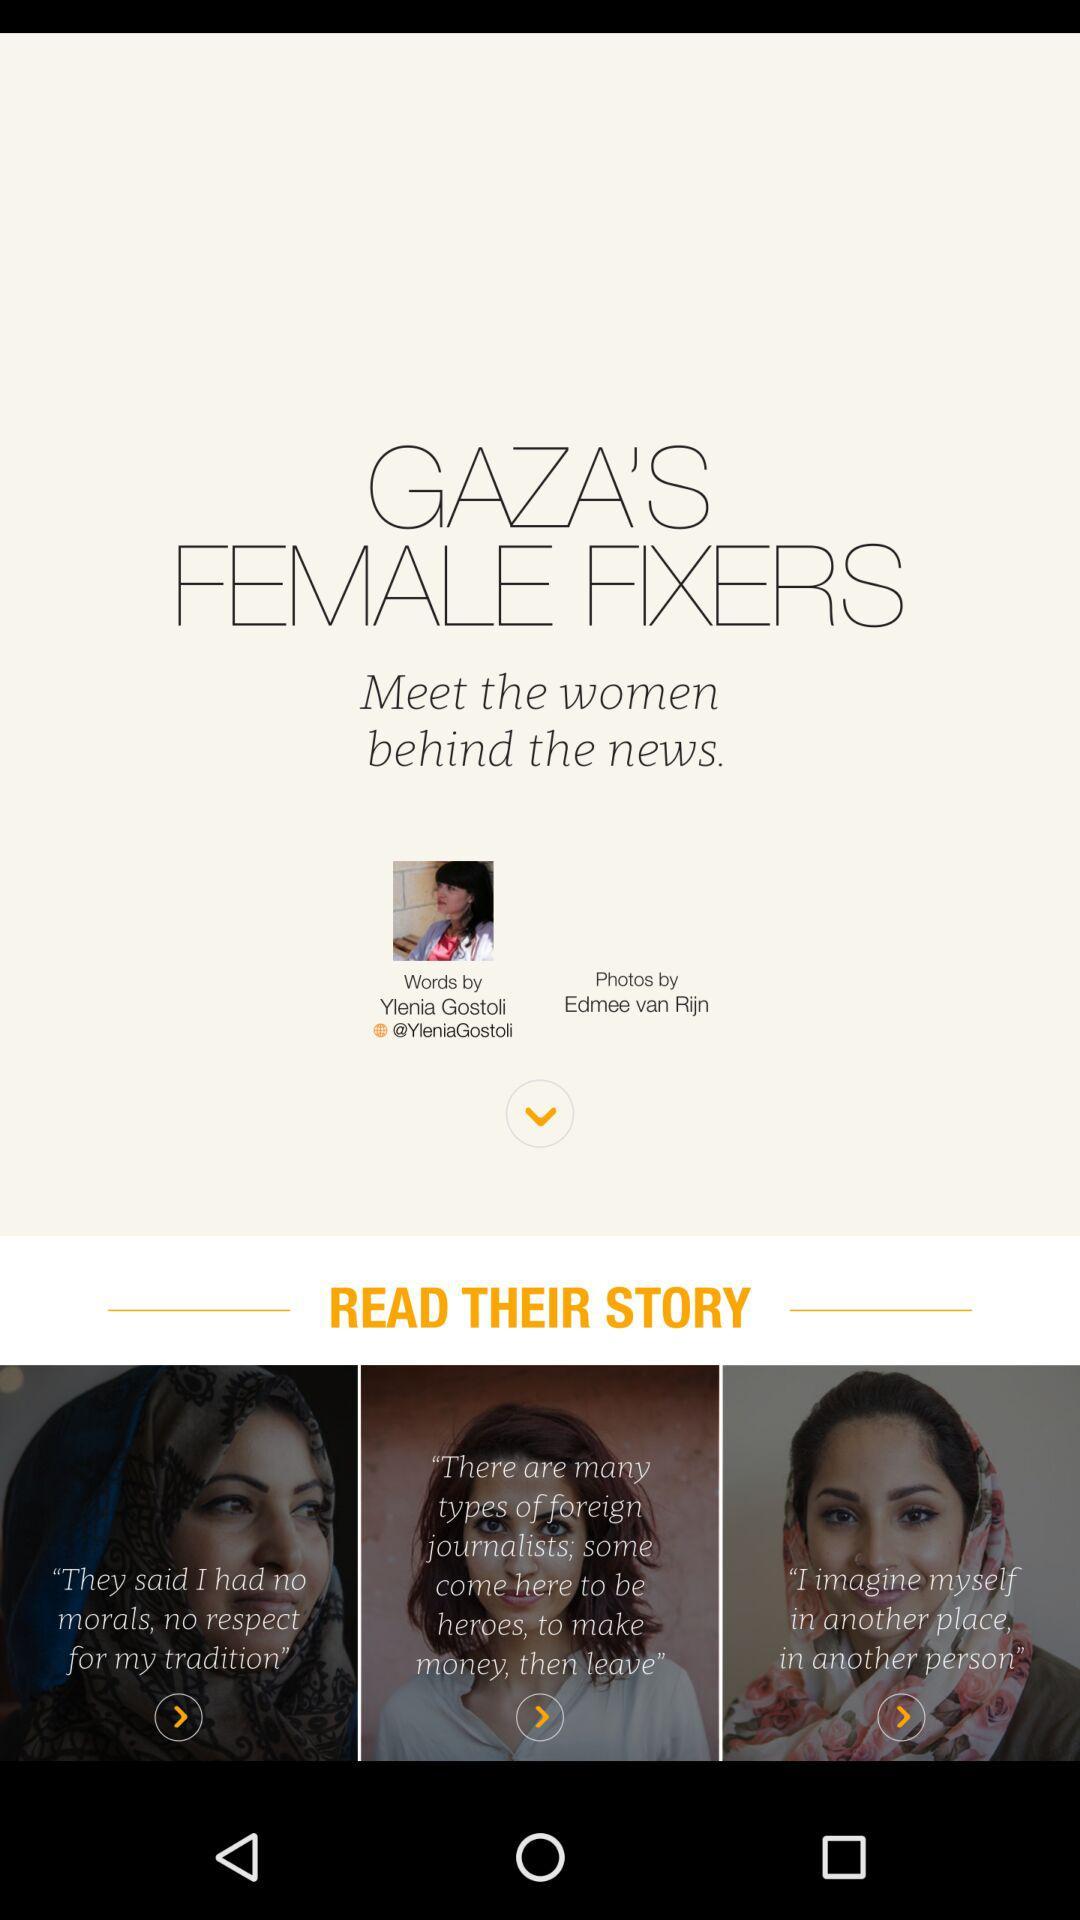 The width and height of the screenshot is (1080, 1920). I want to click on check external social media link, so click(442, 1030).